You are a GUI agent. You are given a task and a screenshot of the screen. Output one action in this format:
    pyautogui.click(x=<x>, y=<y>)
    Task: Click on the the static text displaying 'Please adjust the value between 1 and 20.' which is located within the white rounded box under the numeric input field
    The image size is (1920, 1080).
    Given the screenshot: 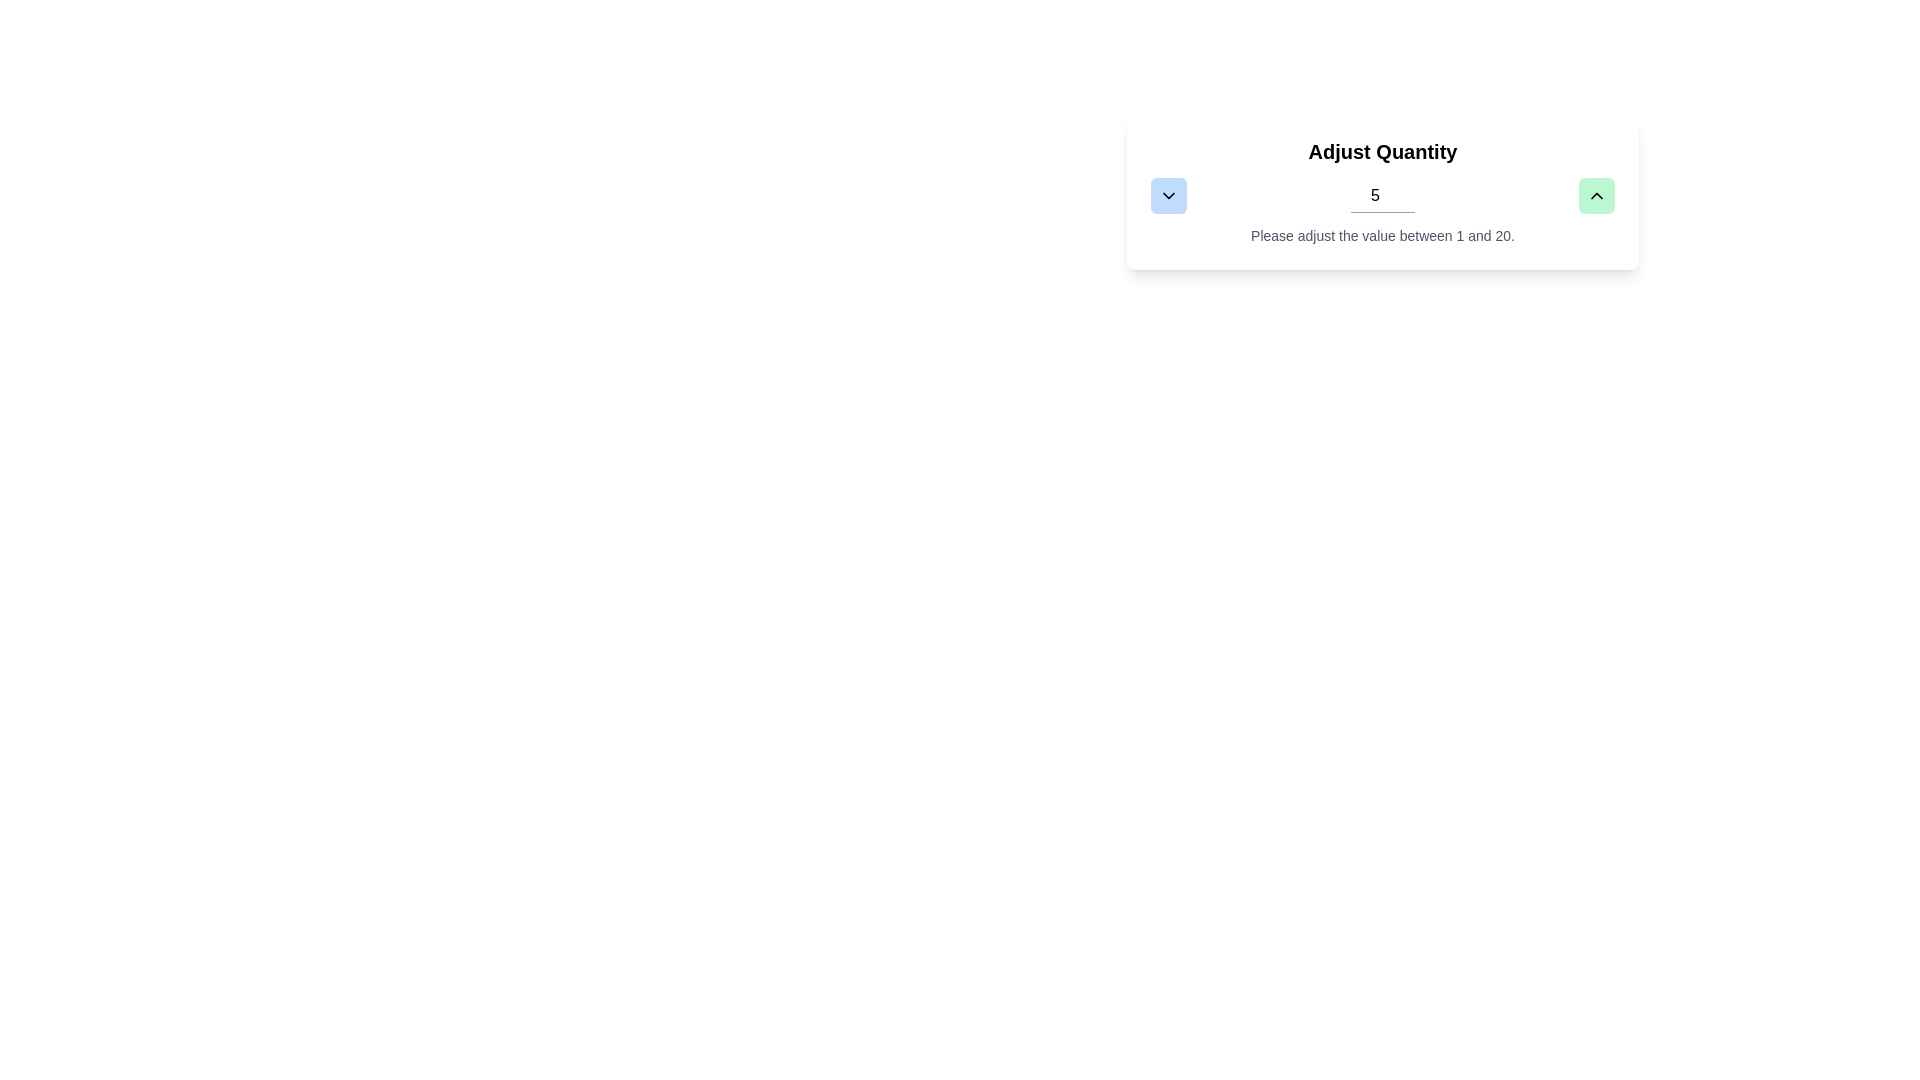 What is the action you would take?
    pyautogui.click(x=1381, y=234)
    